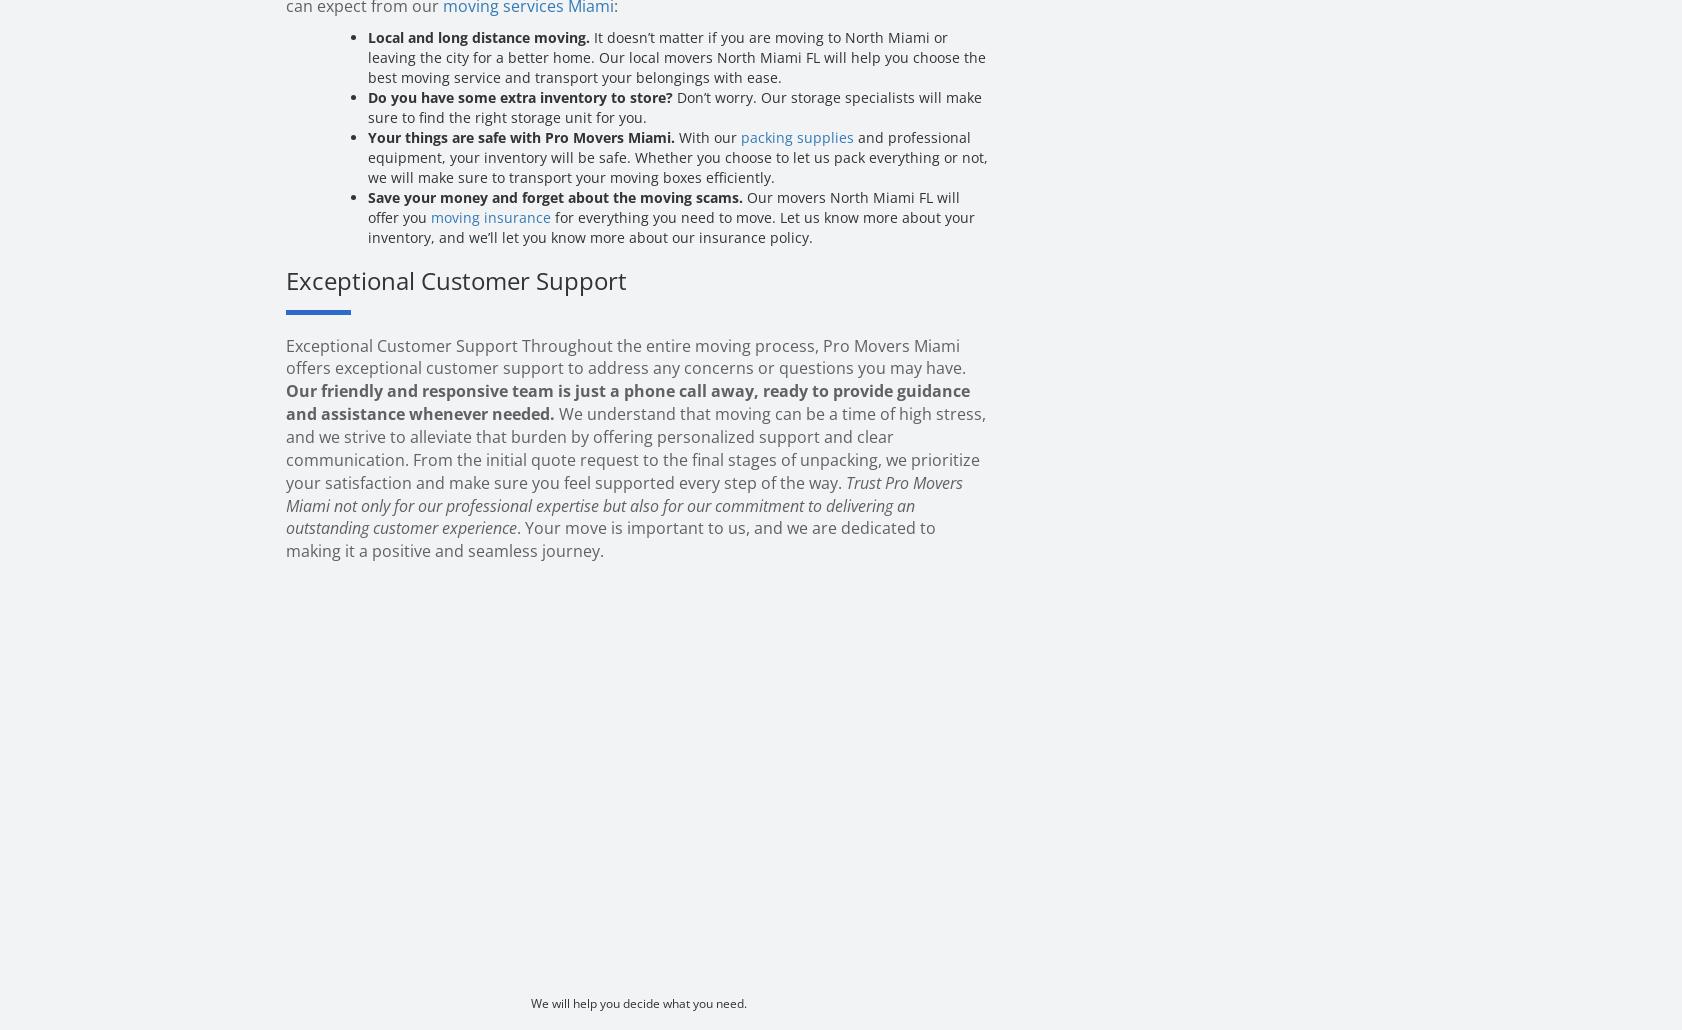 The height and width of the screenshot is (1030, 1682). What do you see at coordinates (624, 504) in the screenshot?
I see `'Trust Pro Movers Miami not only for our professional expertise but also for our commitment to delivering an outstanding customer experience'` at bounding box center [624, 504].